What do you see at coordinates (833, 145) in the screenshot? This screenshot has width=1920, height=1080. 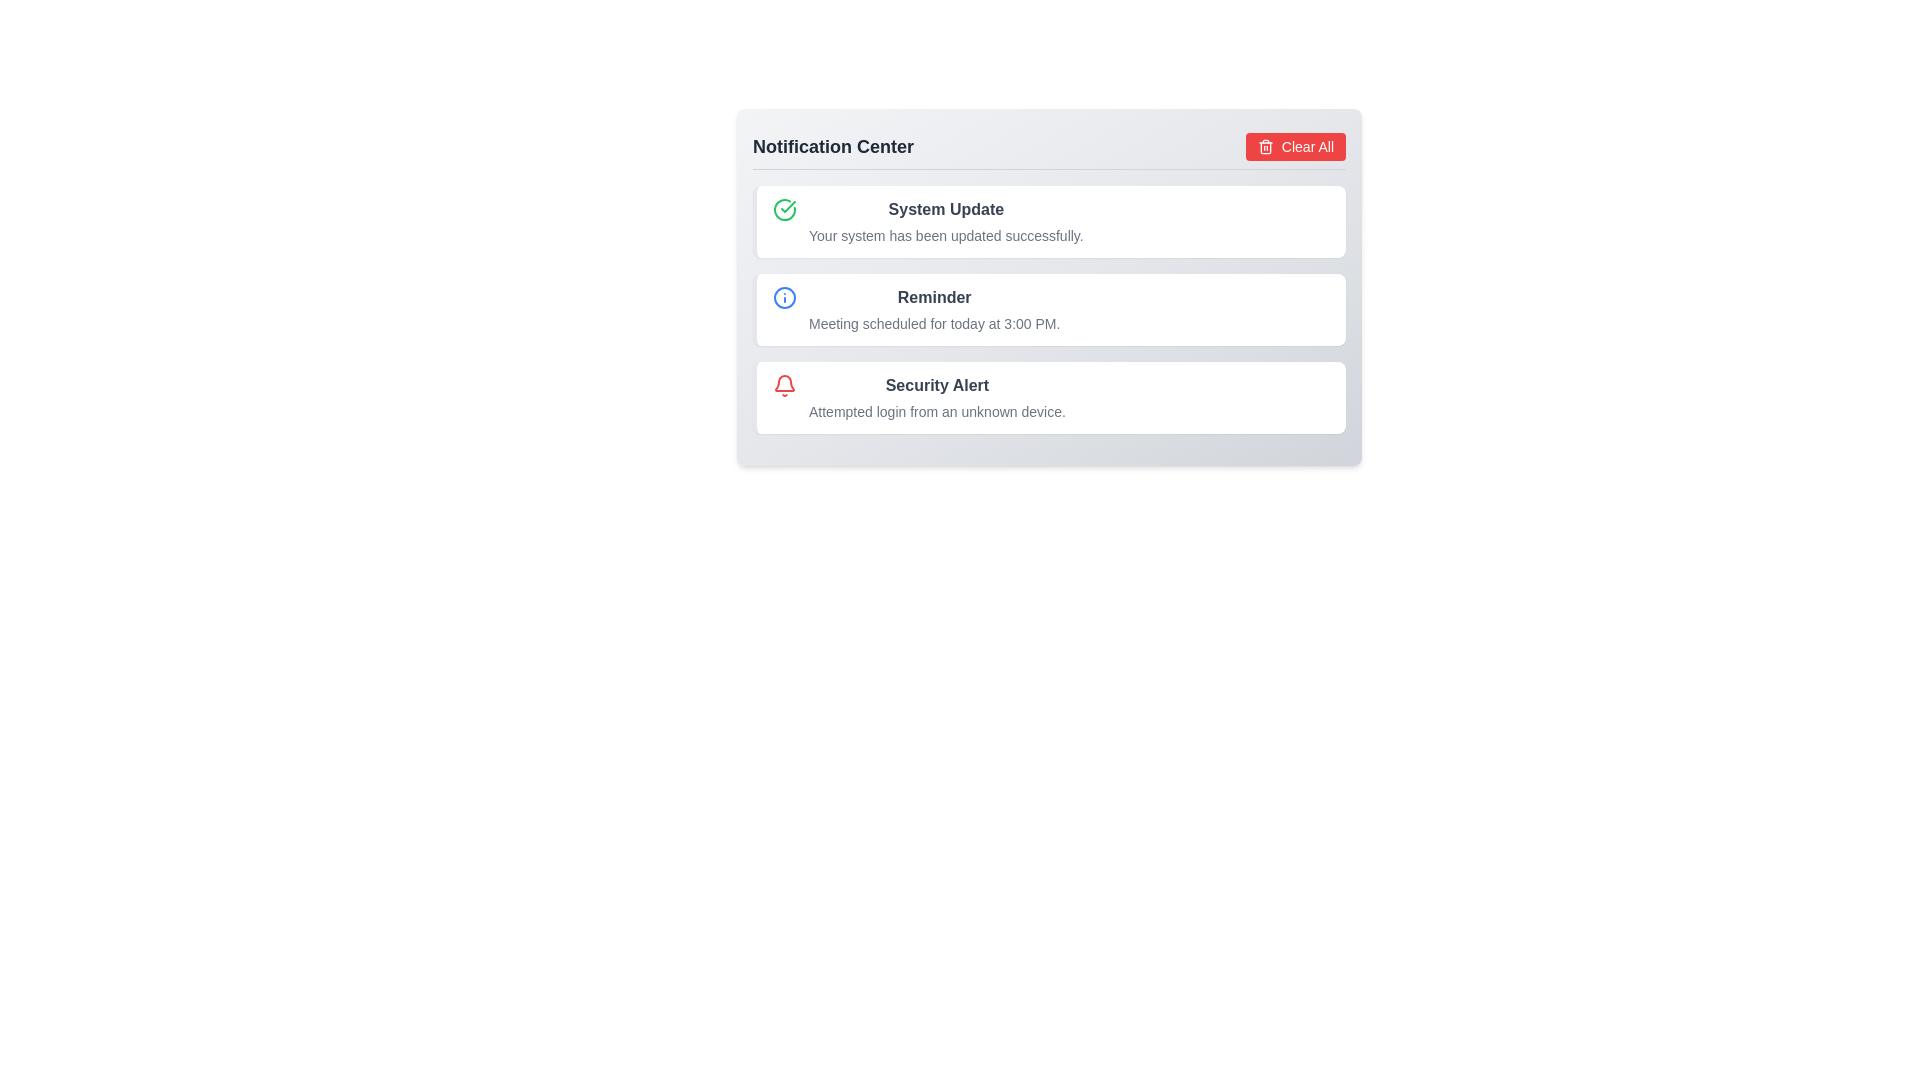 I see `the 'Notification Center' label, which is a bold text element at the top-left corner of the notification panel` at bounding box center [833, 145].